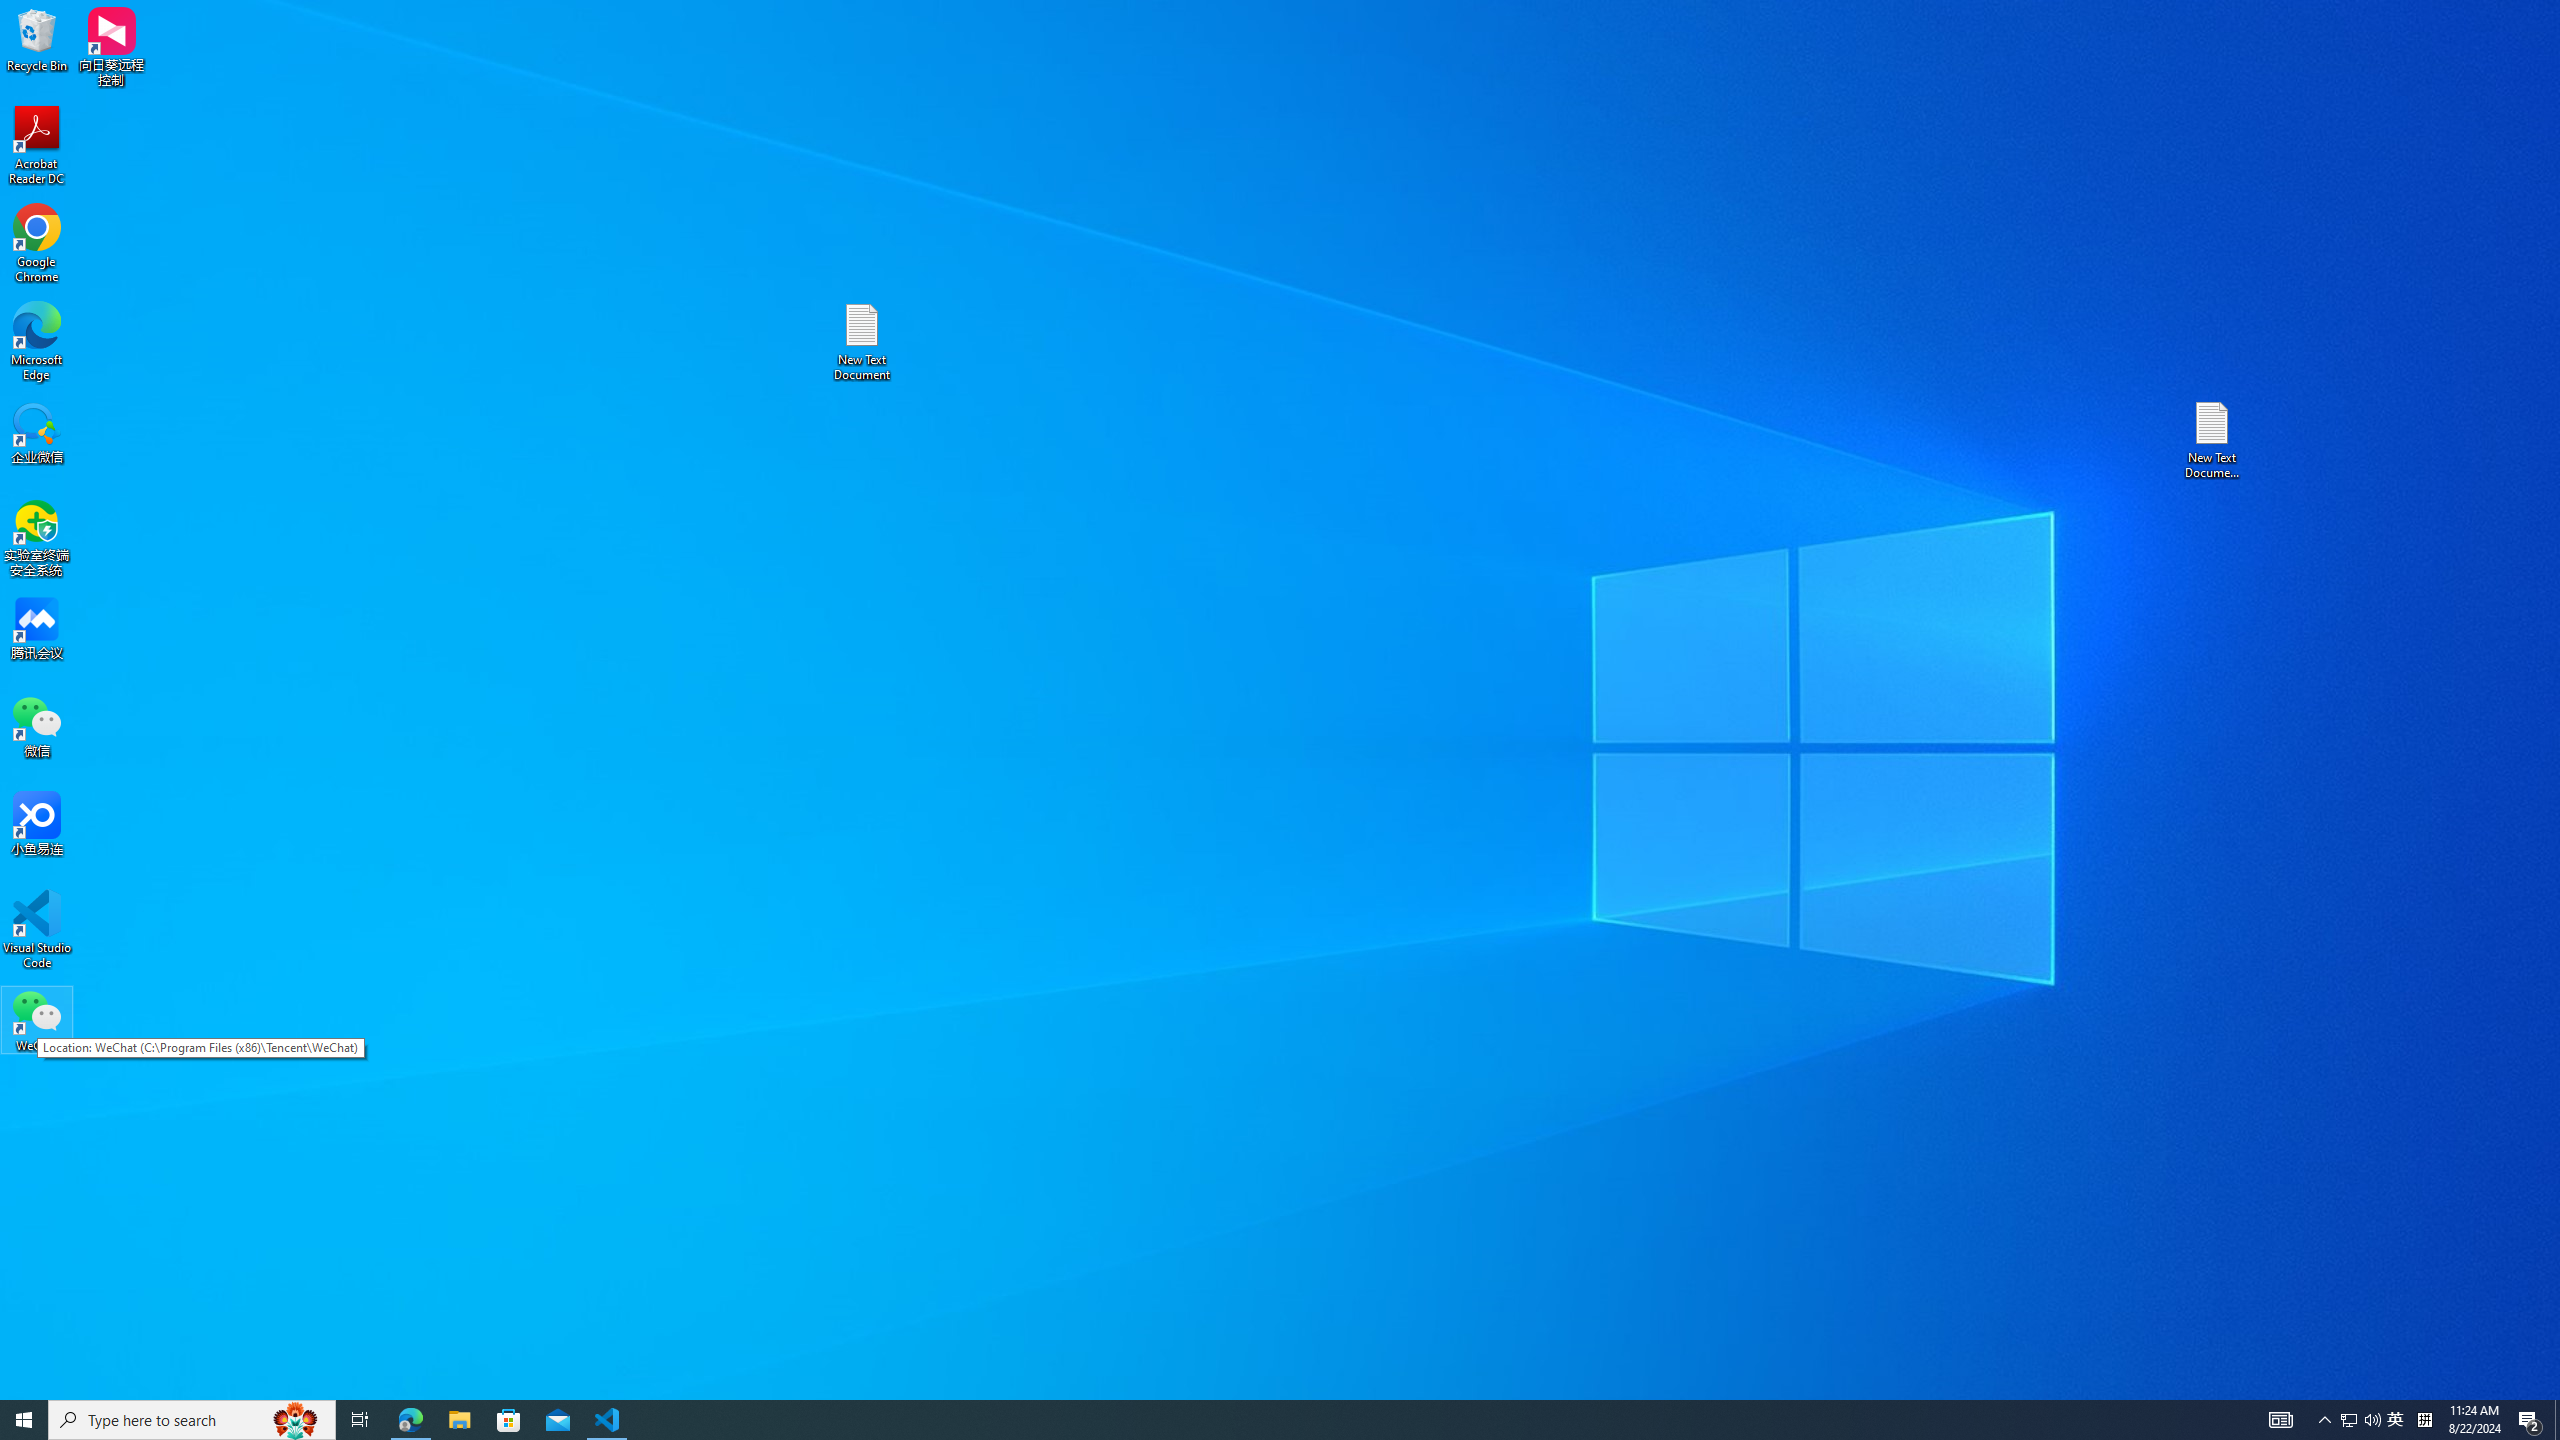 This screenshot has width=2560, height=1440. What do you see at coordinates (509, 1418) in the screenshot?
I see `'Microsoft Store'` at bounding box center [509, 1418].